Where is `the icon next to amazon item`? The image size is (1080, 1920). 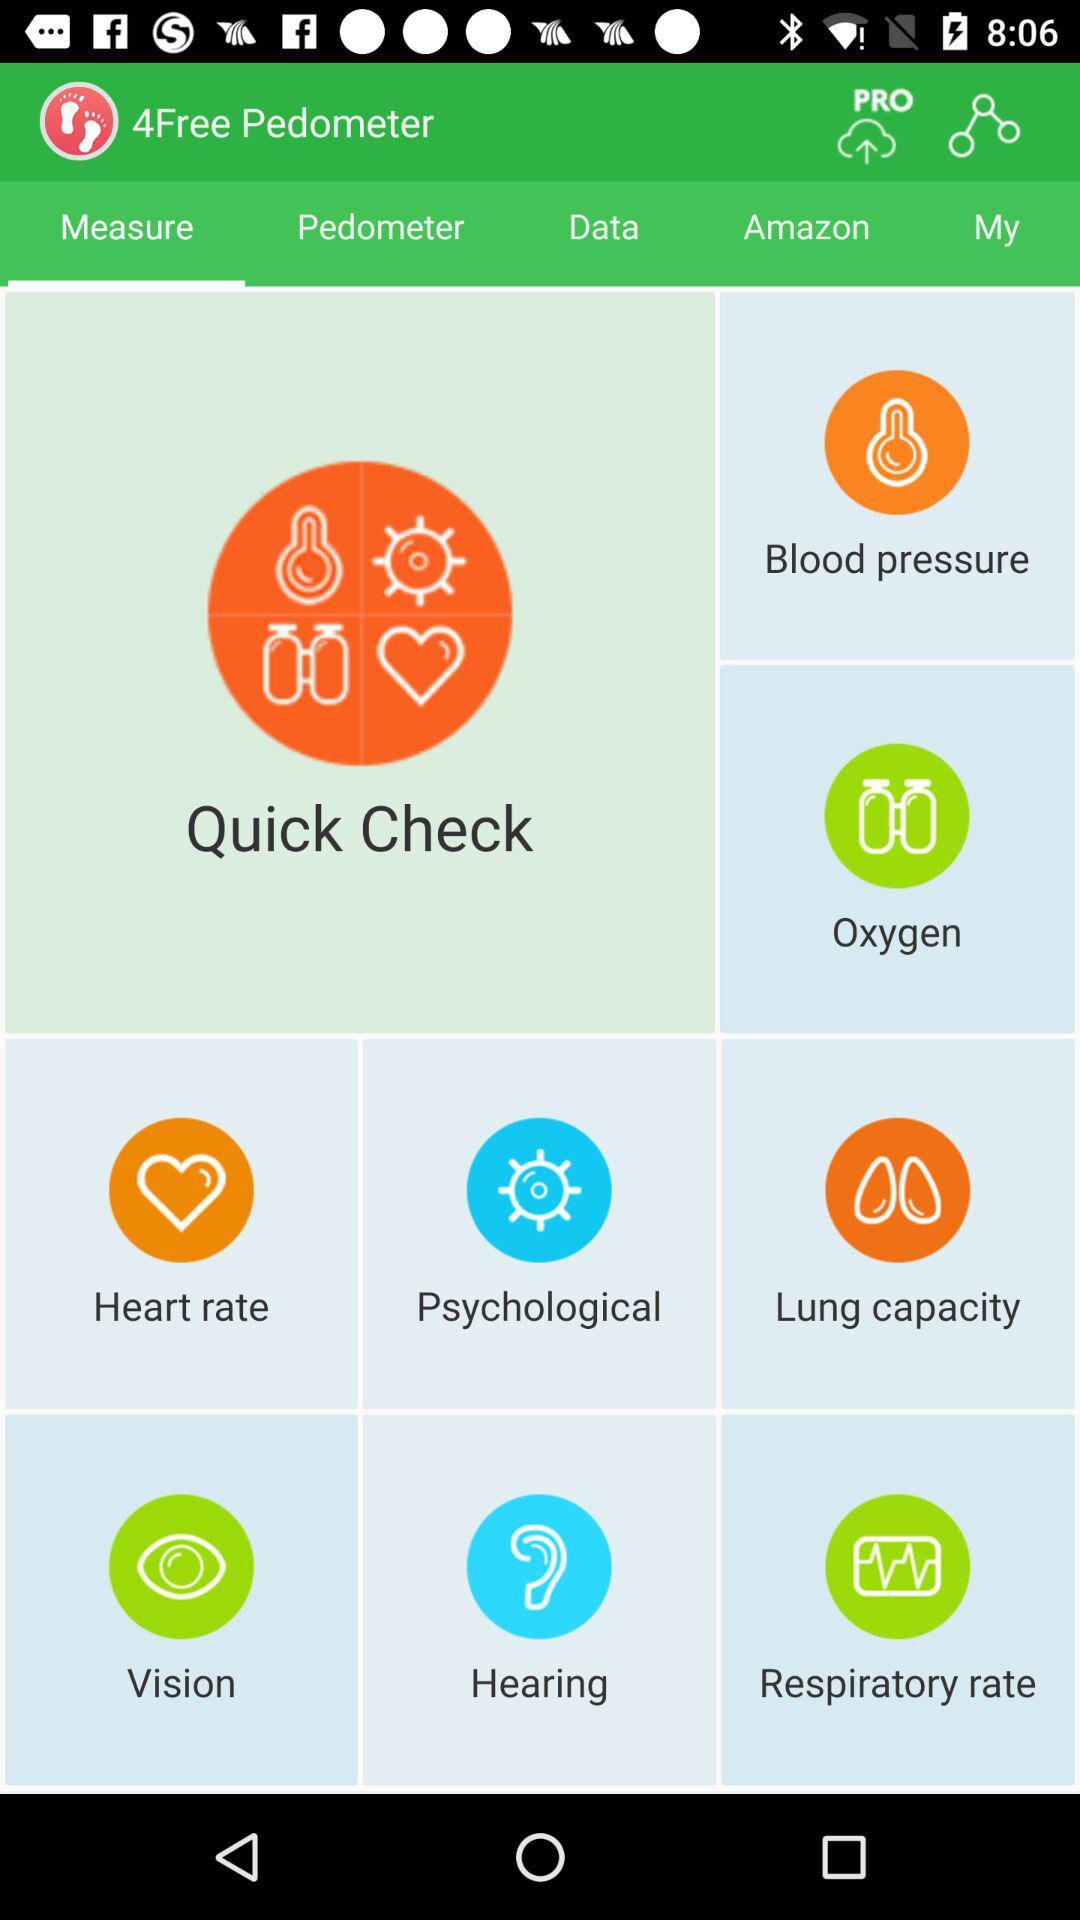 the icon next to amazon item is located at coordinates (603, 243).